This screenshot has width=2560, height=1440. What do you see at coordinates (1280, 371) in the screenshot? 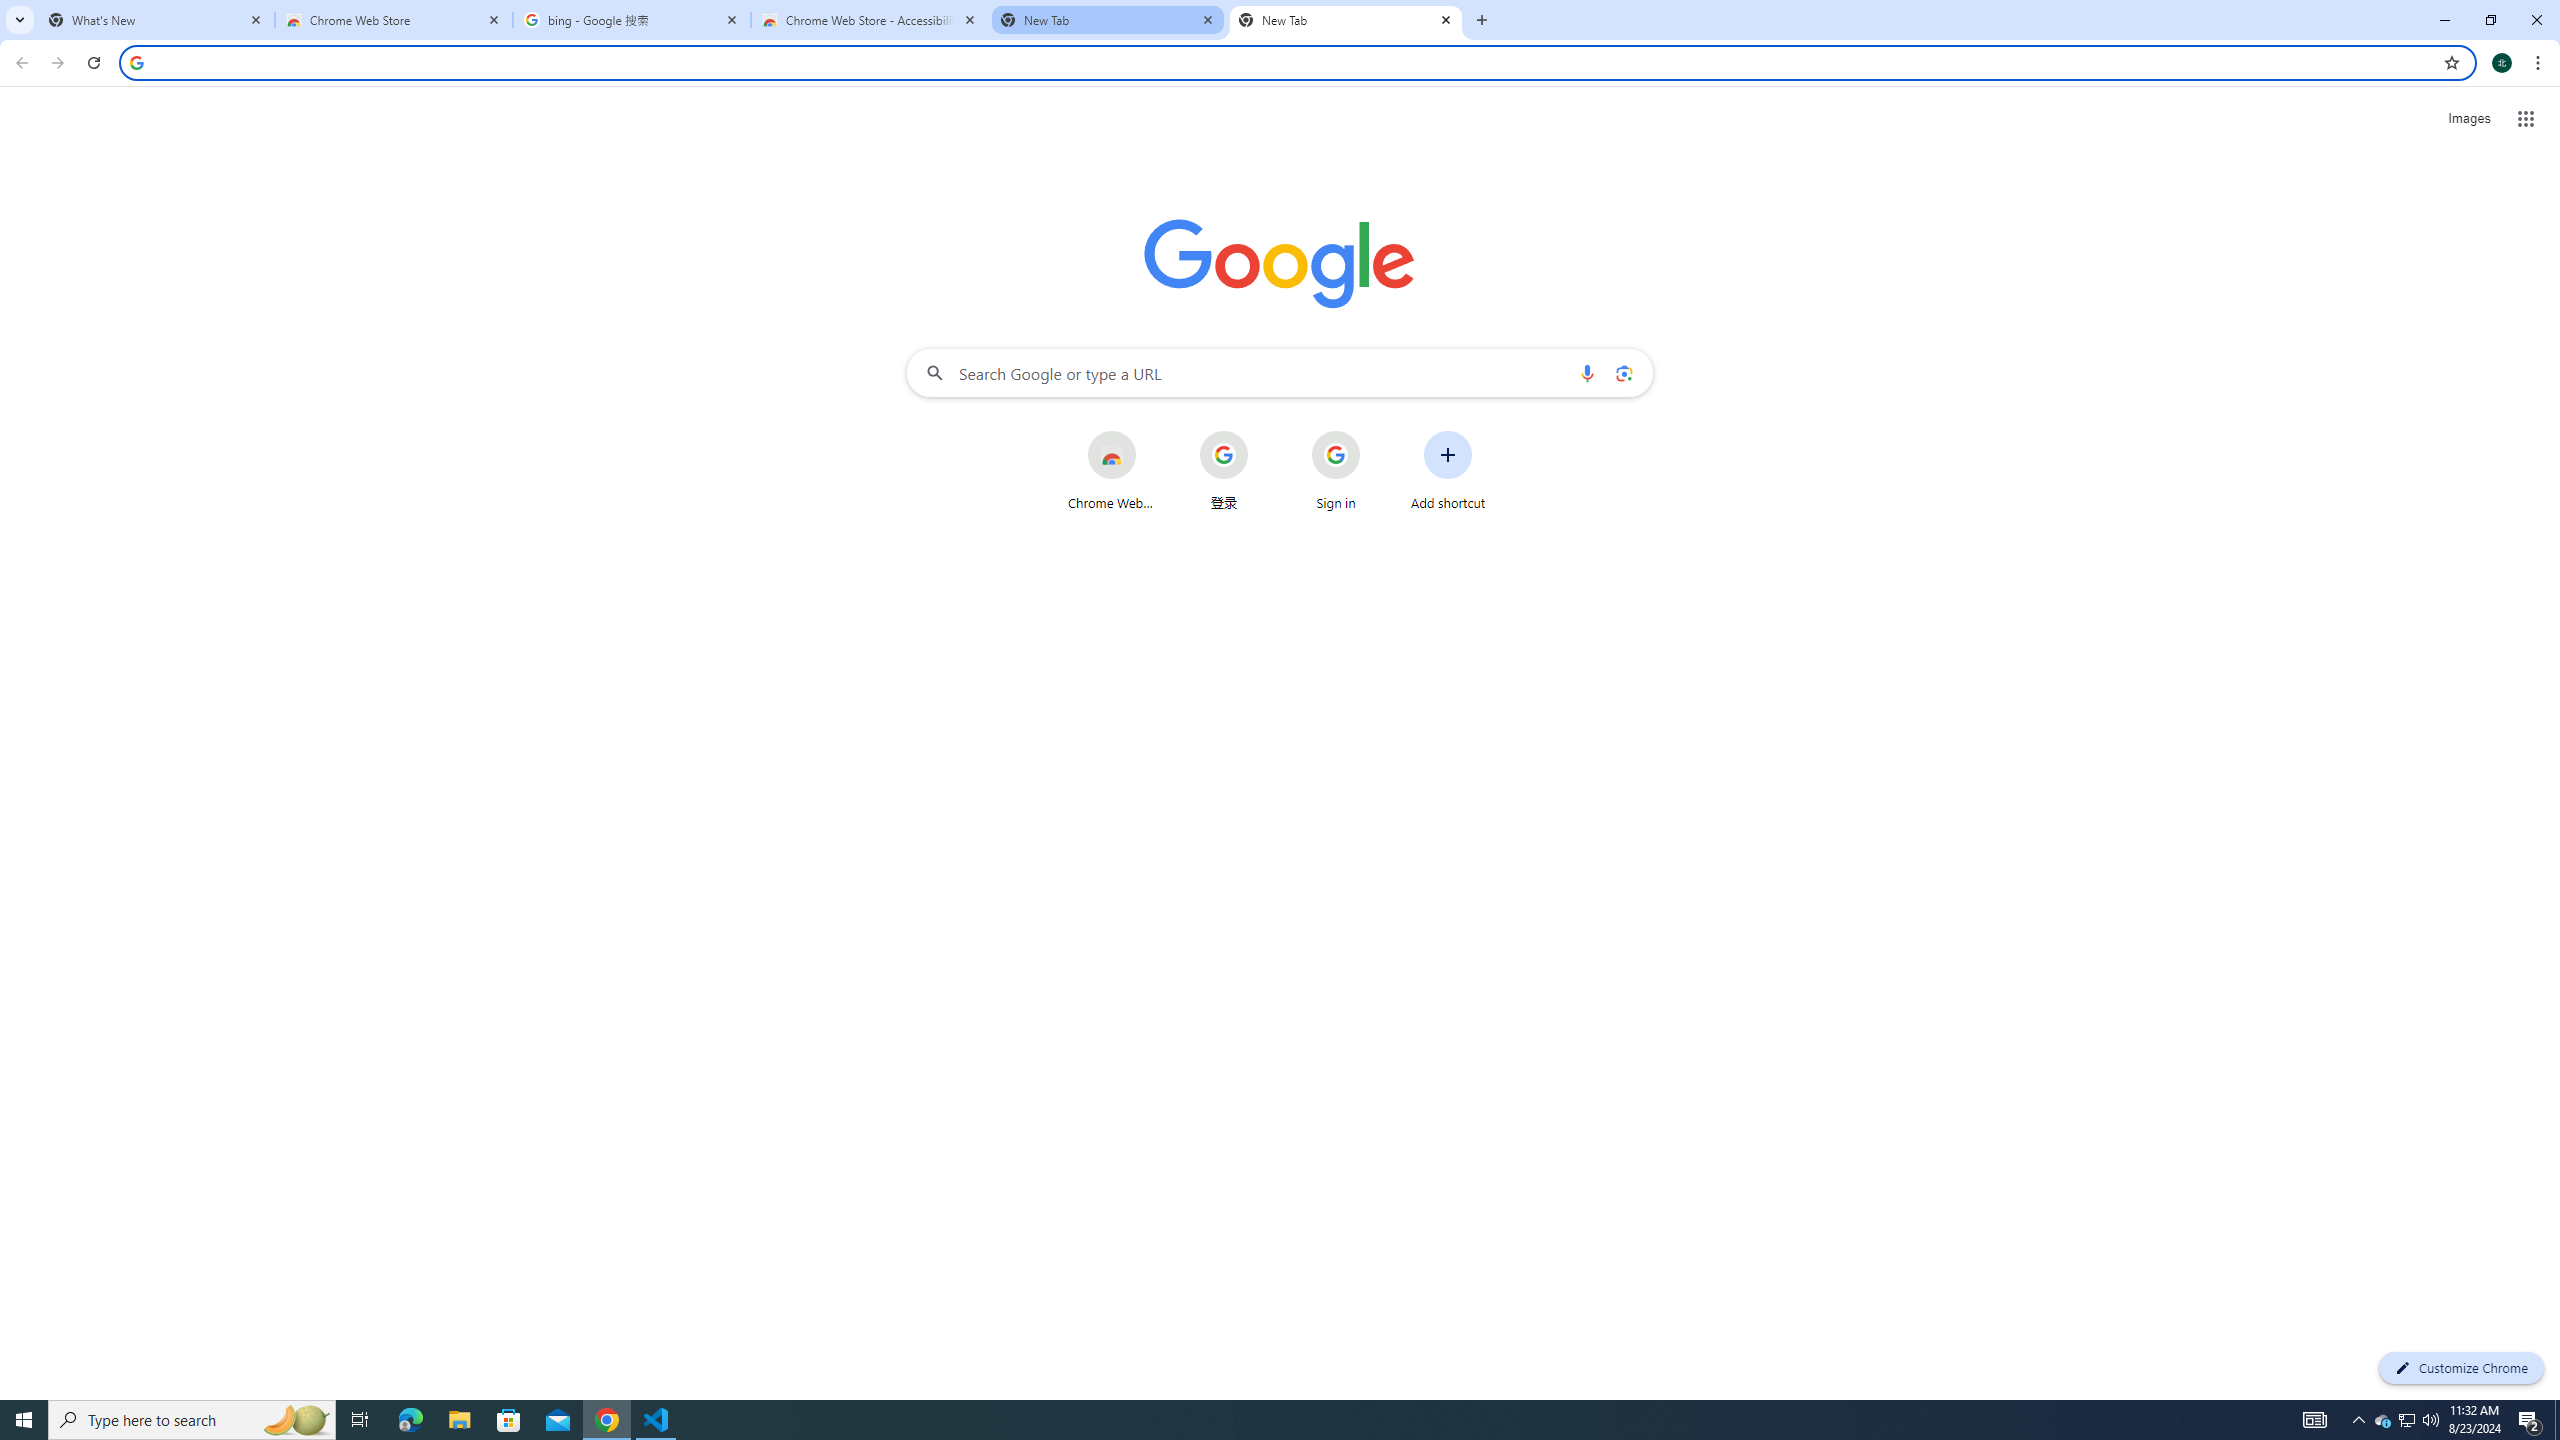
I see `'Search Google or type a URL'` at bounding box center [1280, 371].